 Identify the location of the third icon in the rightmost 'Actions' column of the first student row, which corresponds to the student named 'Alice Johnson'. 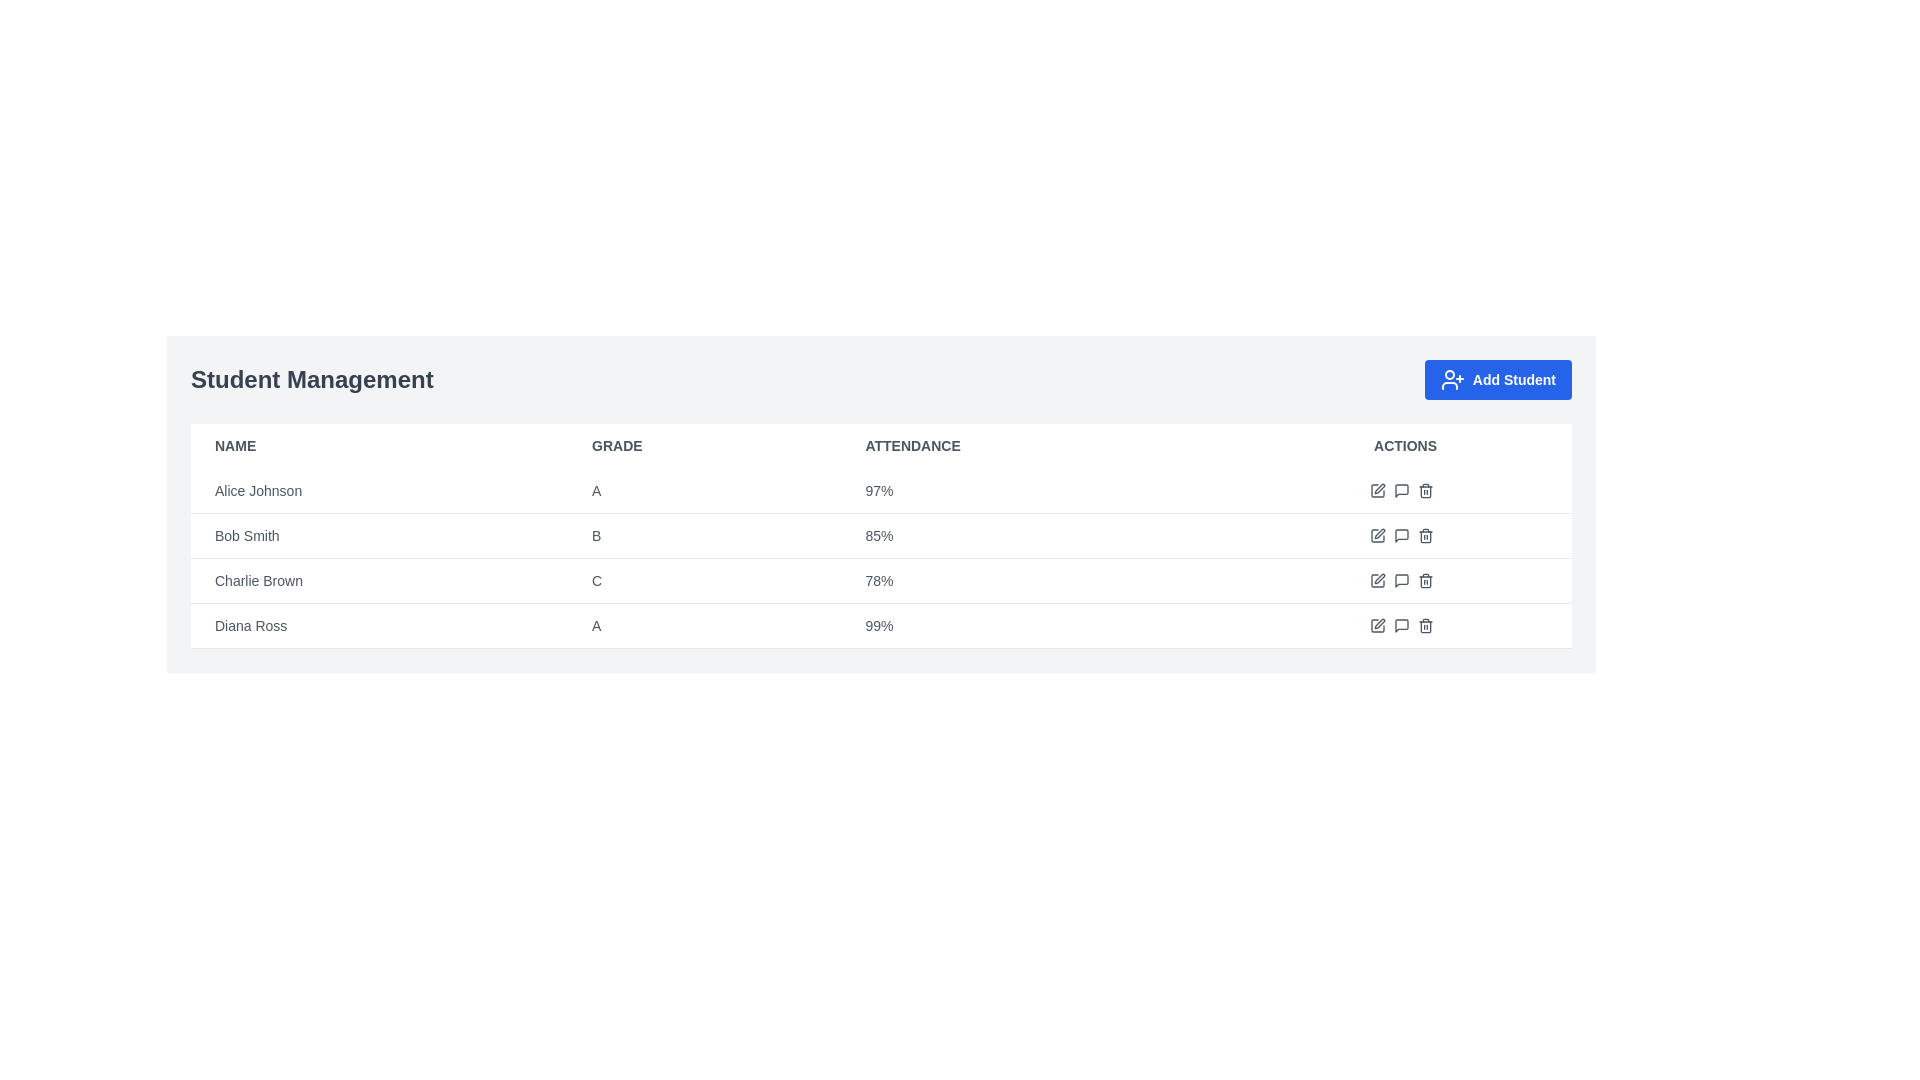
(1404, 490).